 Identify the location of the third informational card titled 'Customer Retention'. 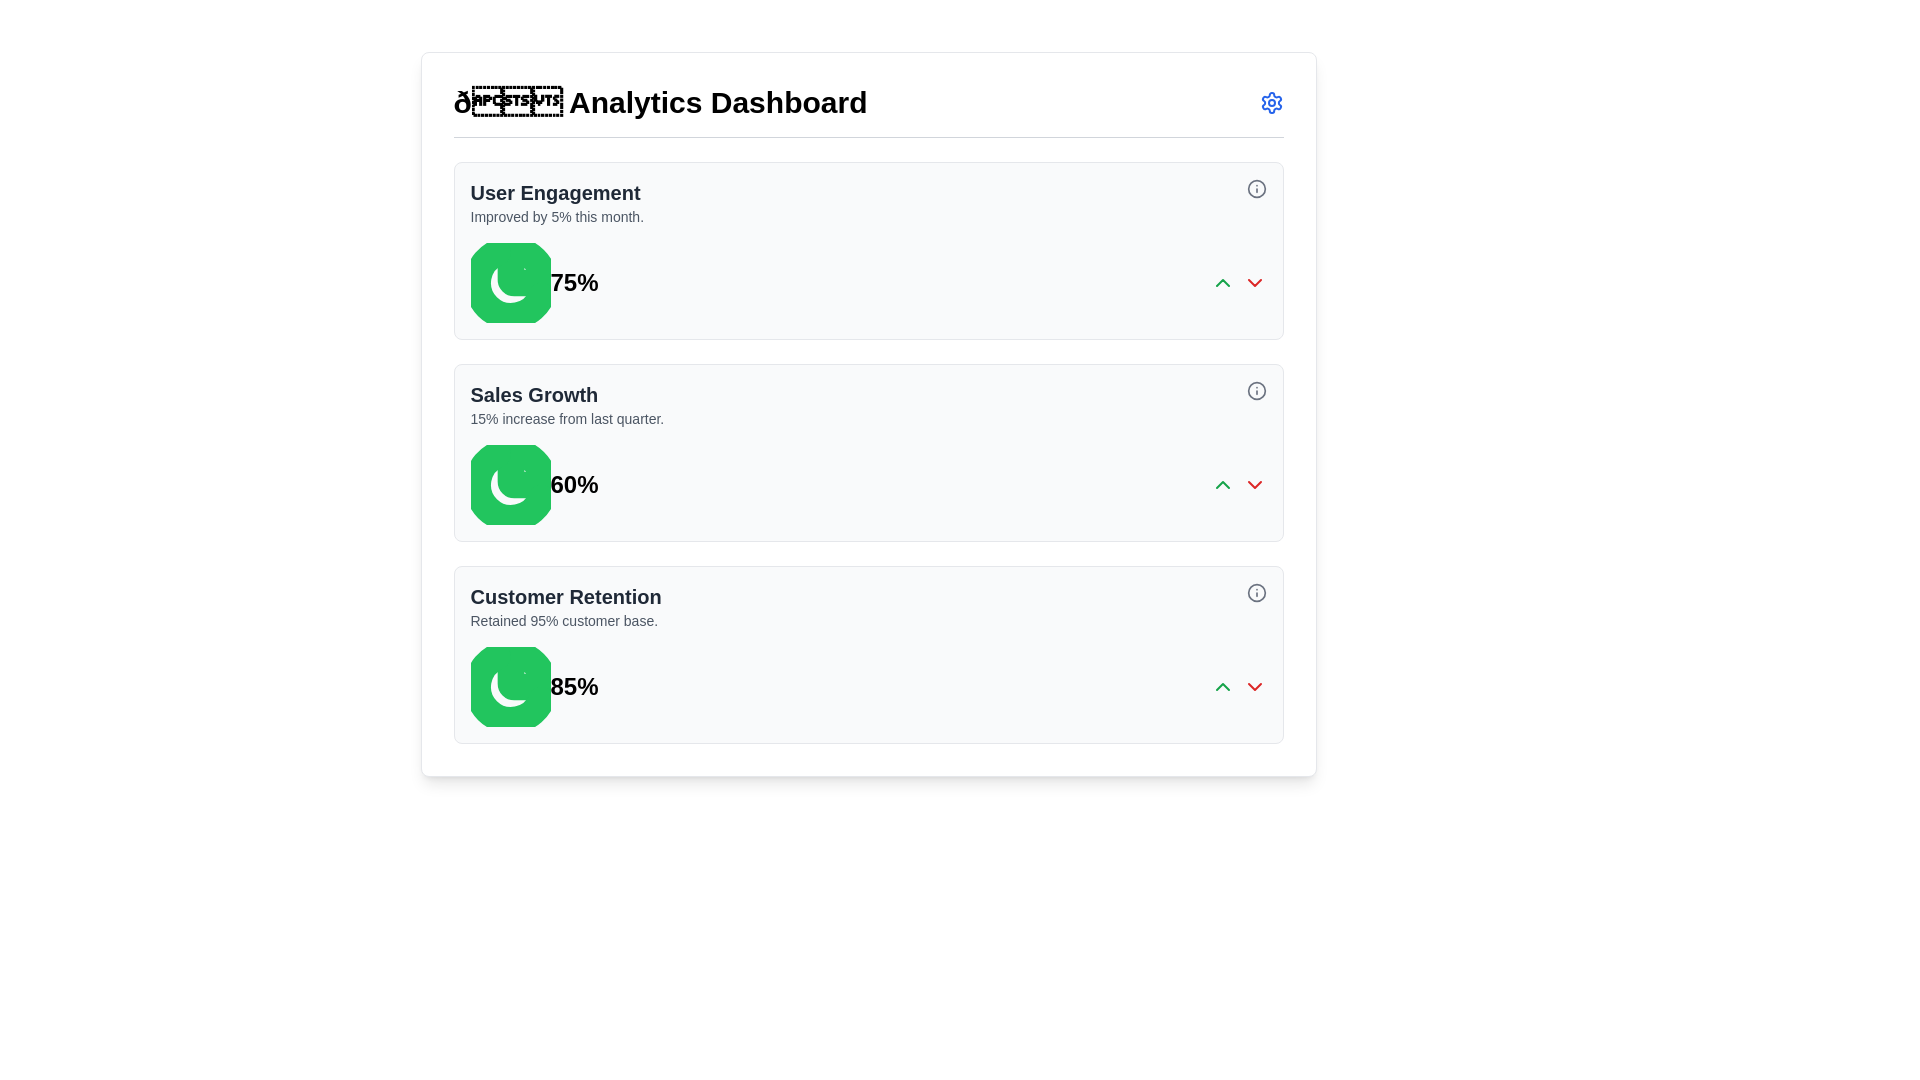
(868, 655).